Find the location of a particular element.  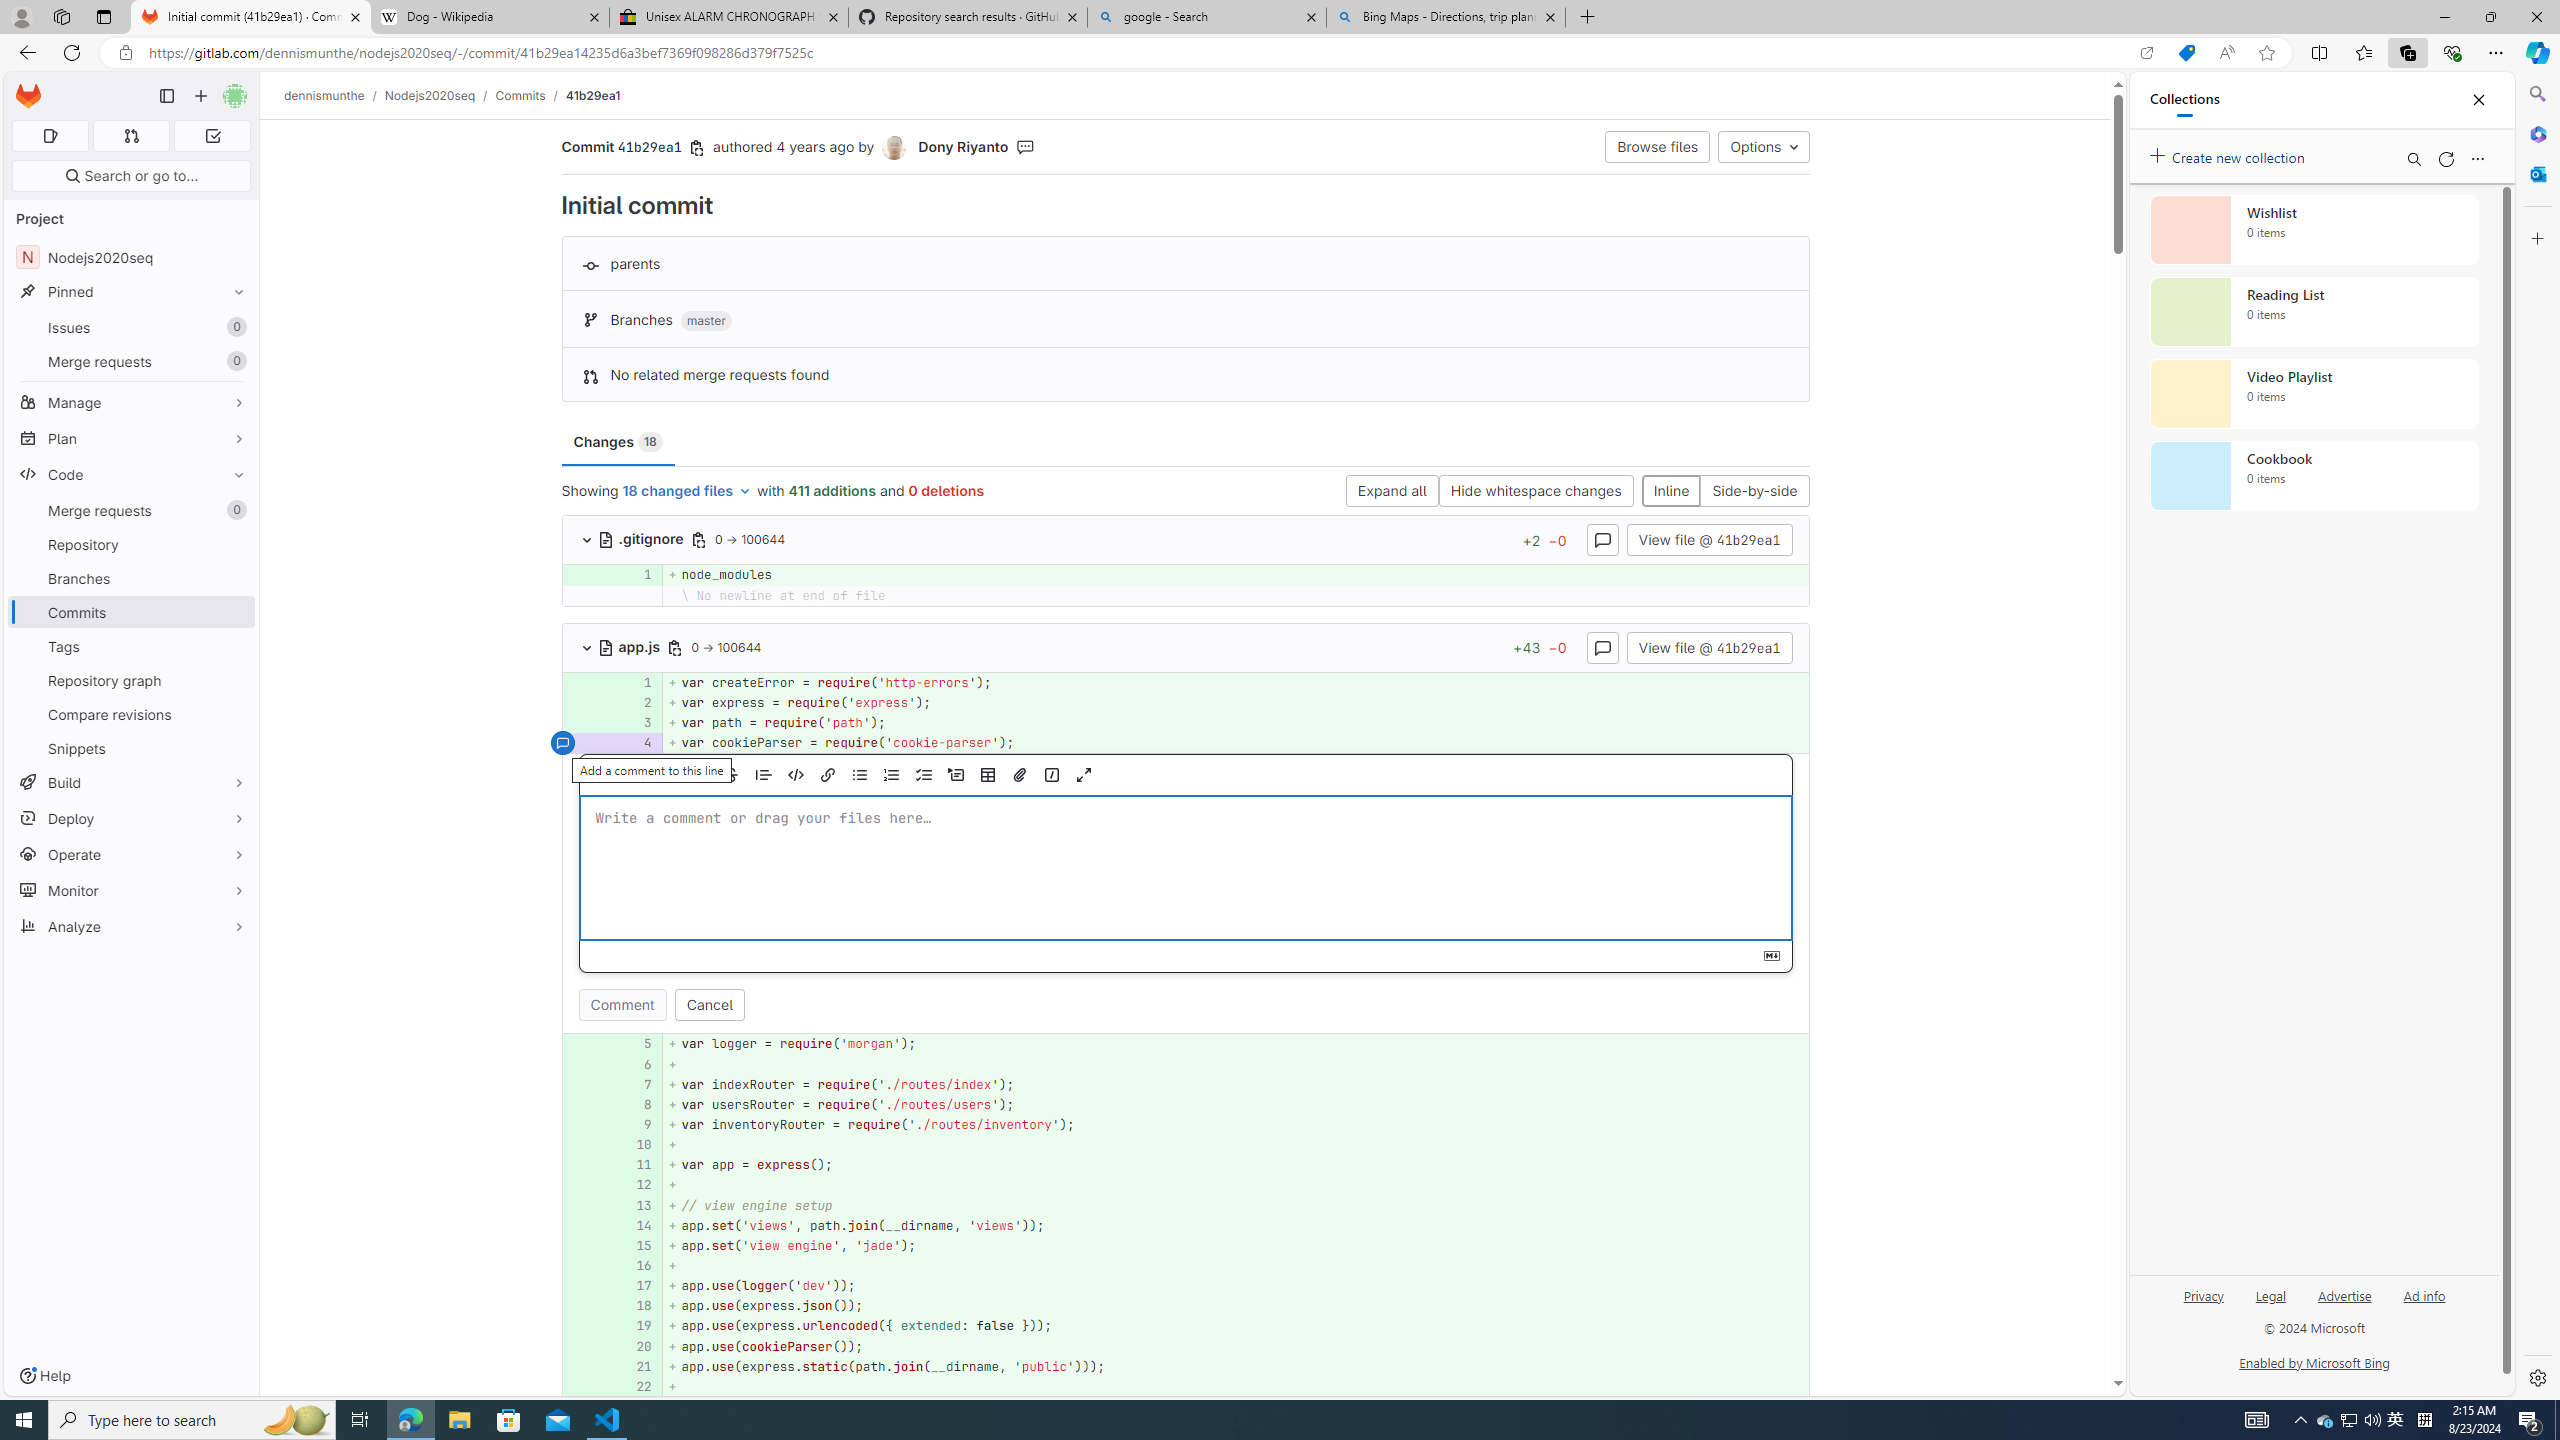

'AutomationID: 4a68969ef8e858229267b842dedf42ab5dde4d50_0_11' is located at coordinates (1186, 1164).